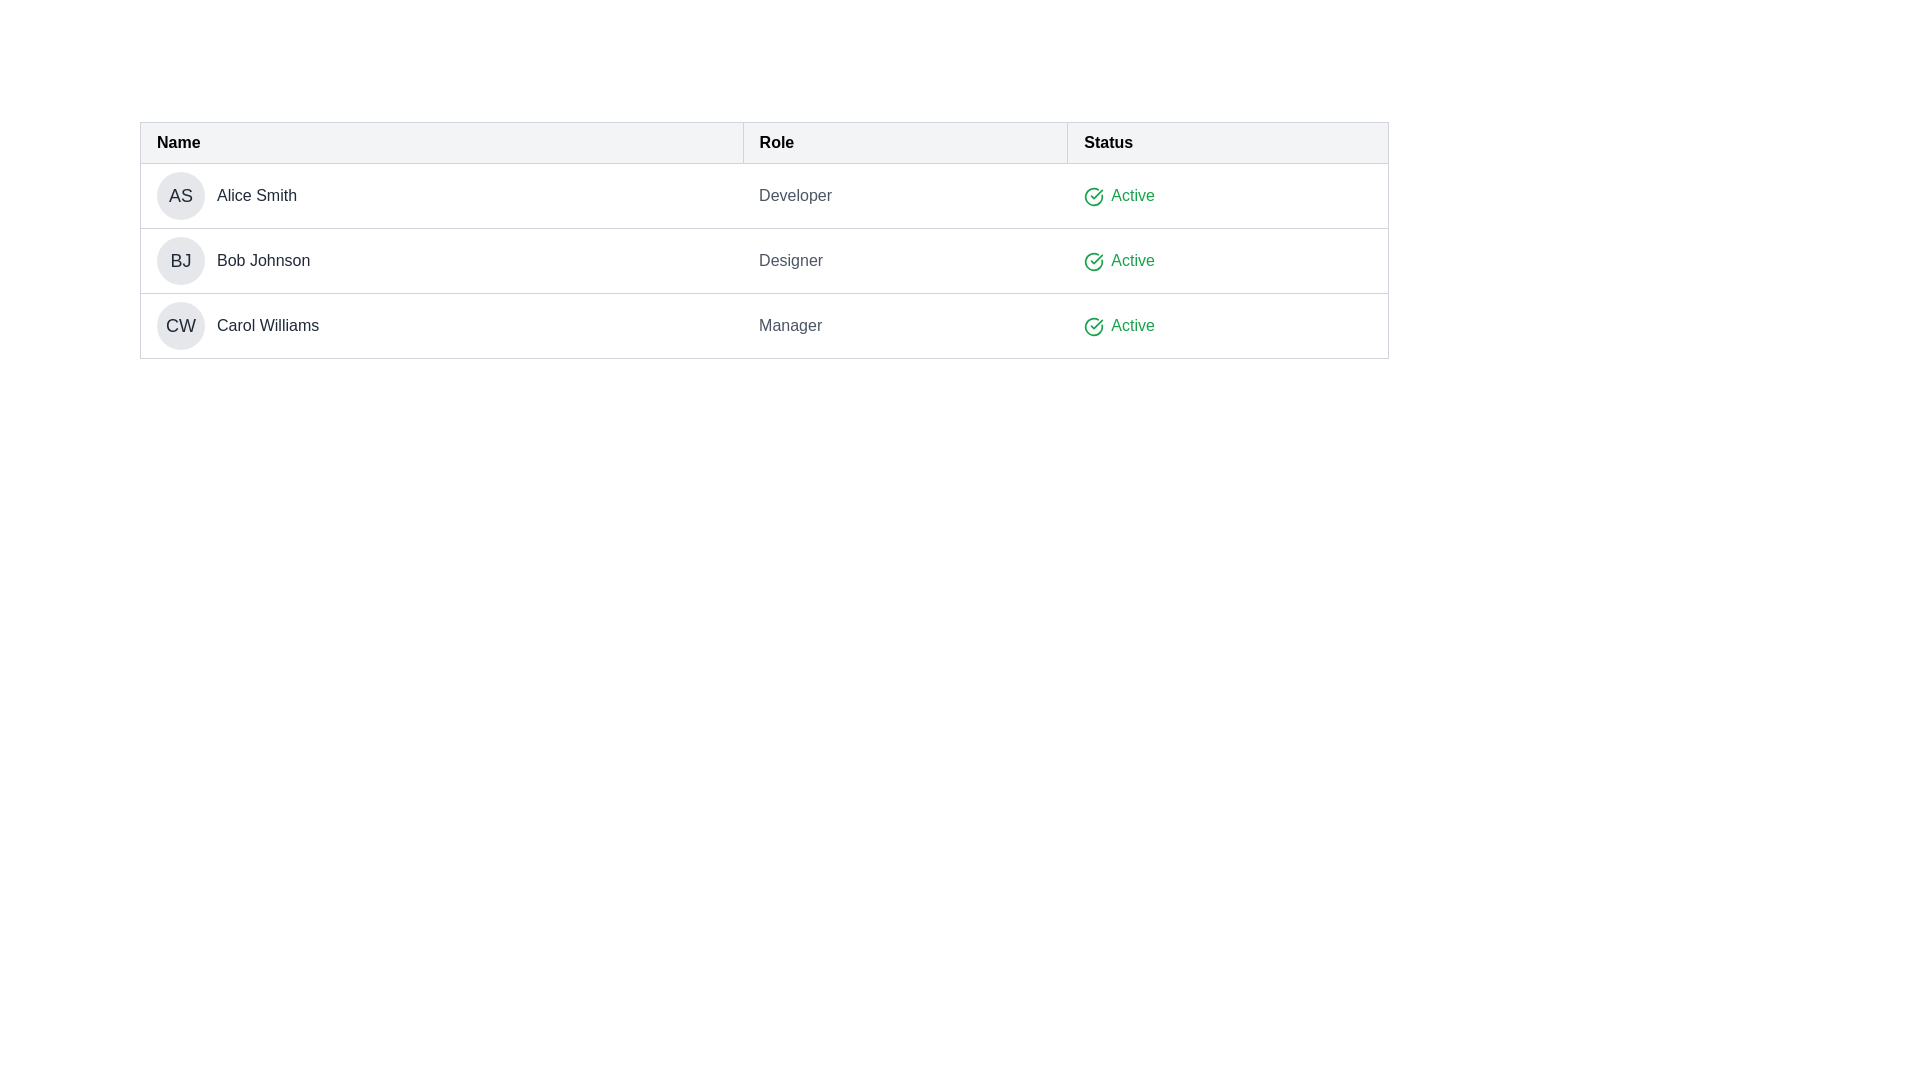 The image size is (1920, 1080). I want to click on the text label displaying 'Carol Williams' in the third row of the table, so click(267, 325).